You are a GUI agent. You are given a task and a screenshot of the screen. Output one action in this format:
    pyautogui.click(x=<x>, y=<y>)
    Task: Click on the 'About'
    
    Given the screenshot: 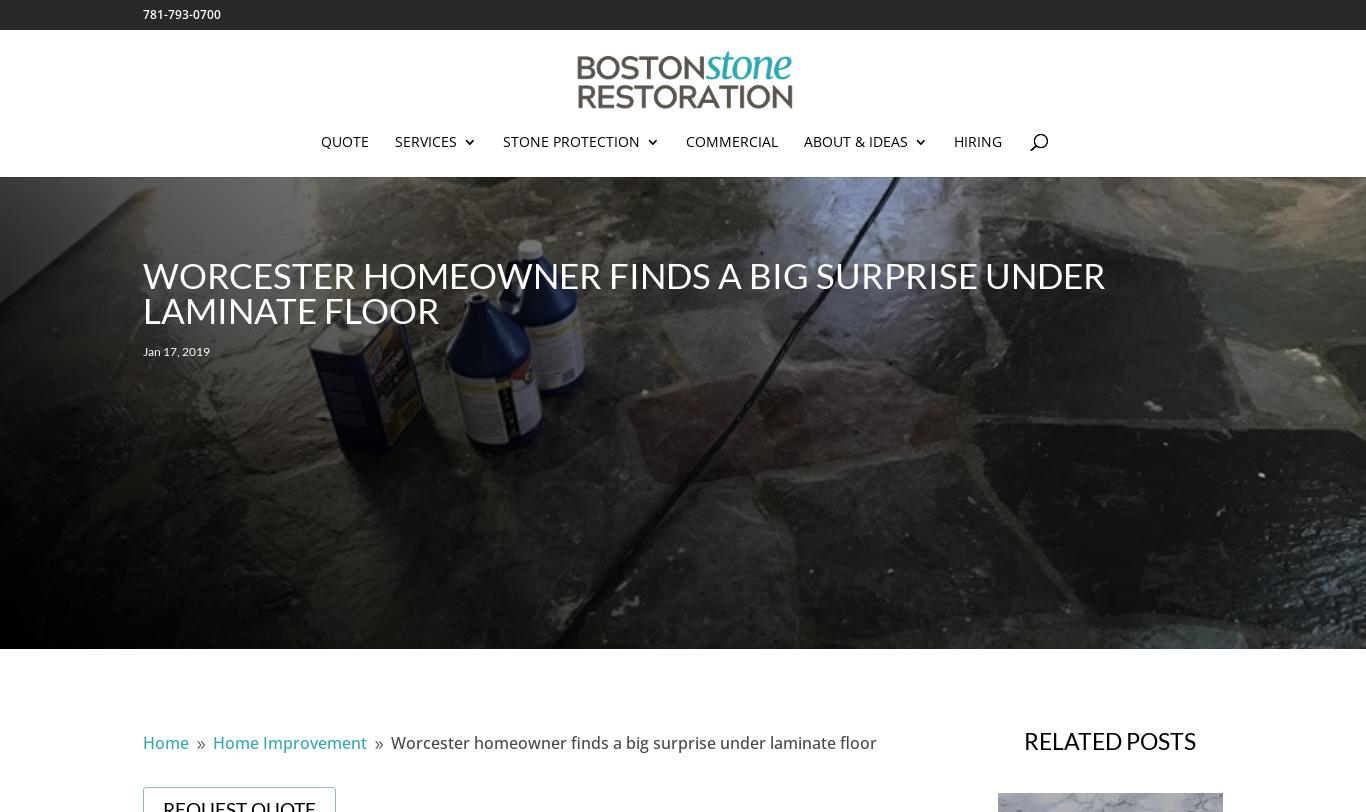 What is the action you would take?
    pyautogui.click(x=865, y=218)
    